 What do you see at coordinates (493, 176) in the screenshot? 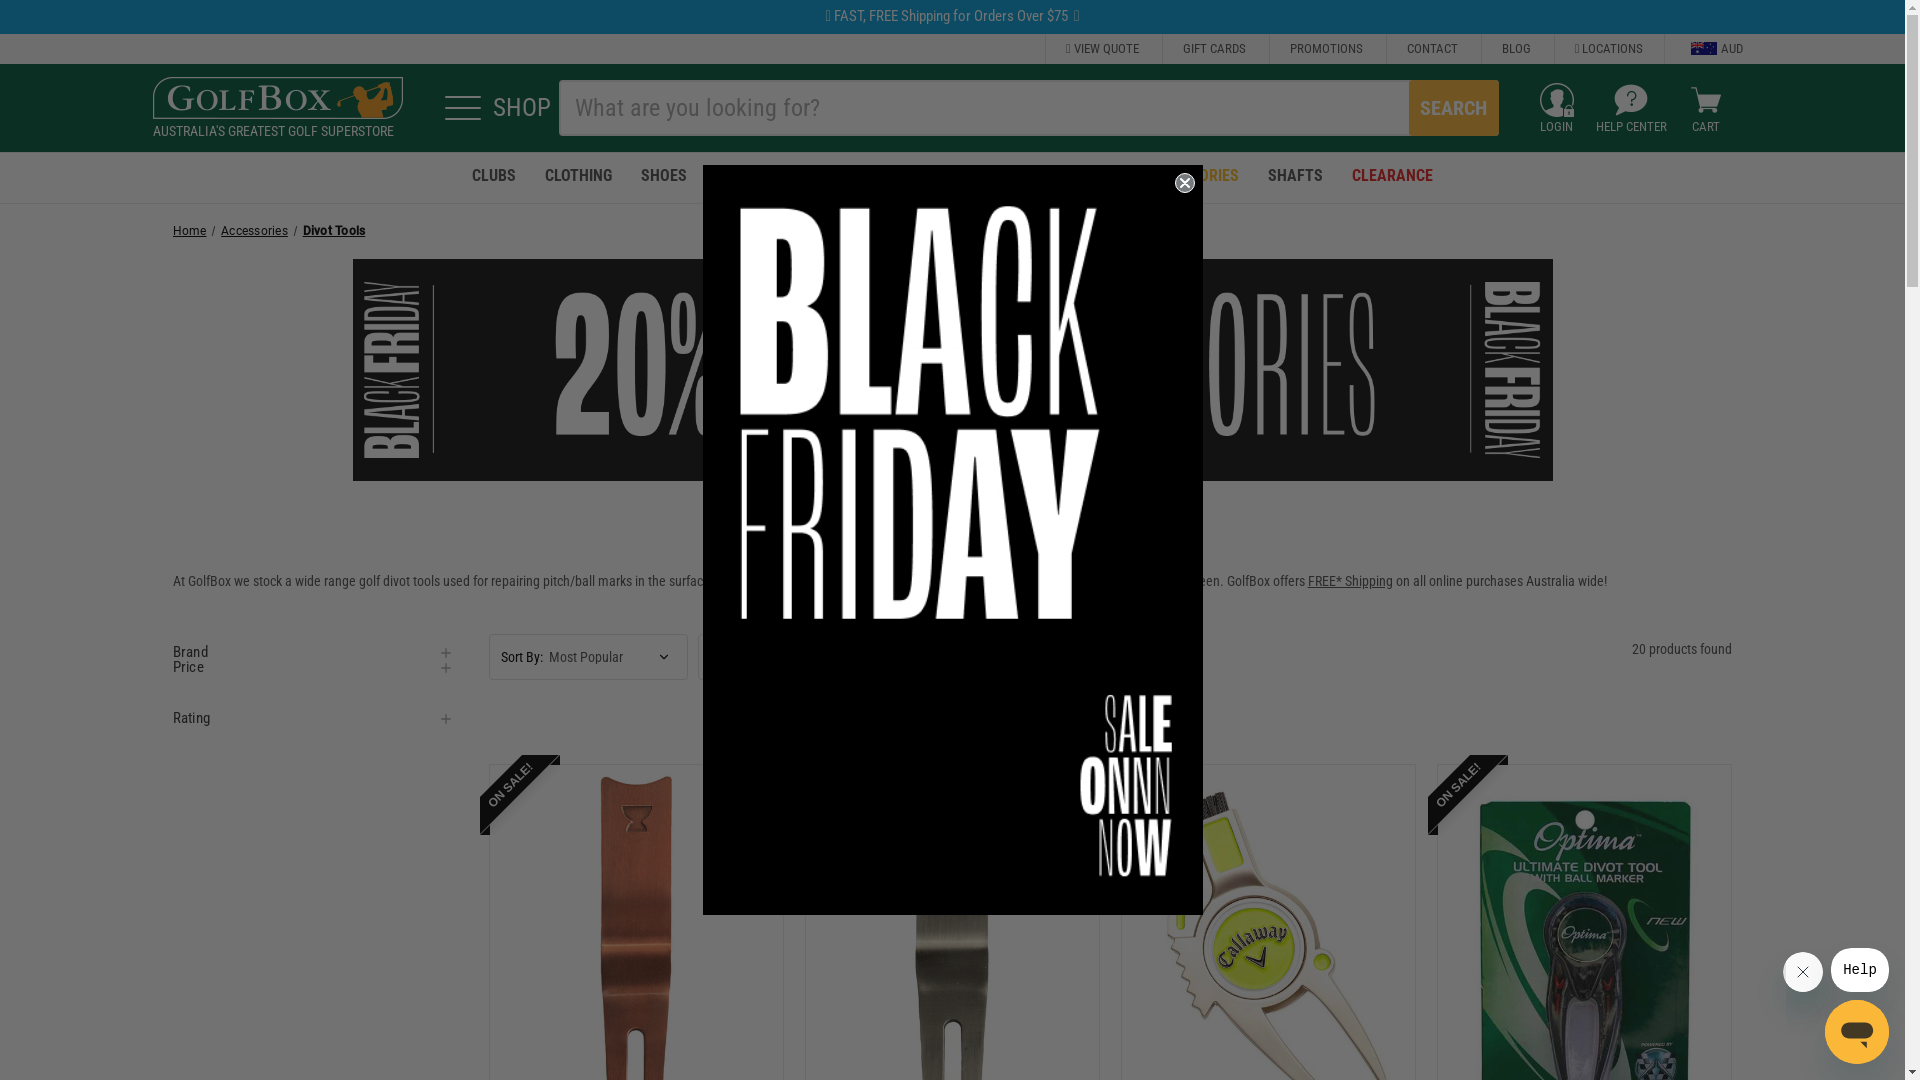
I see `'CLUBS'` at bounding box center [493, 176].